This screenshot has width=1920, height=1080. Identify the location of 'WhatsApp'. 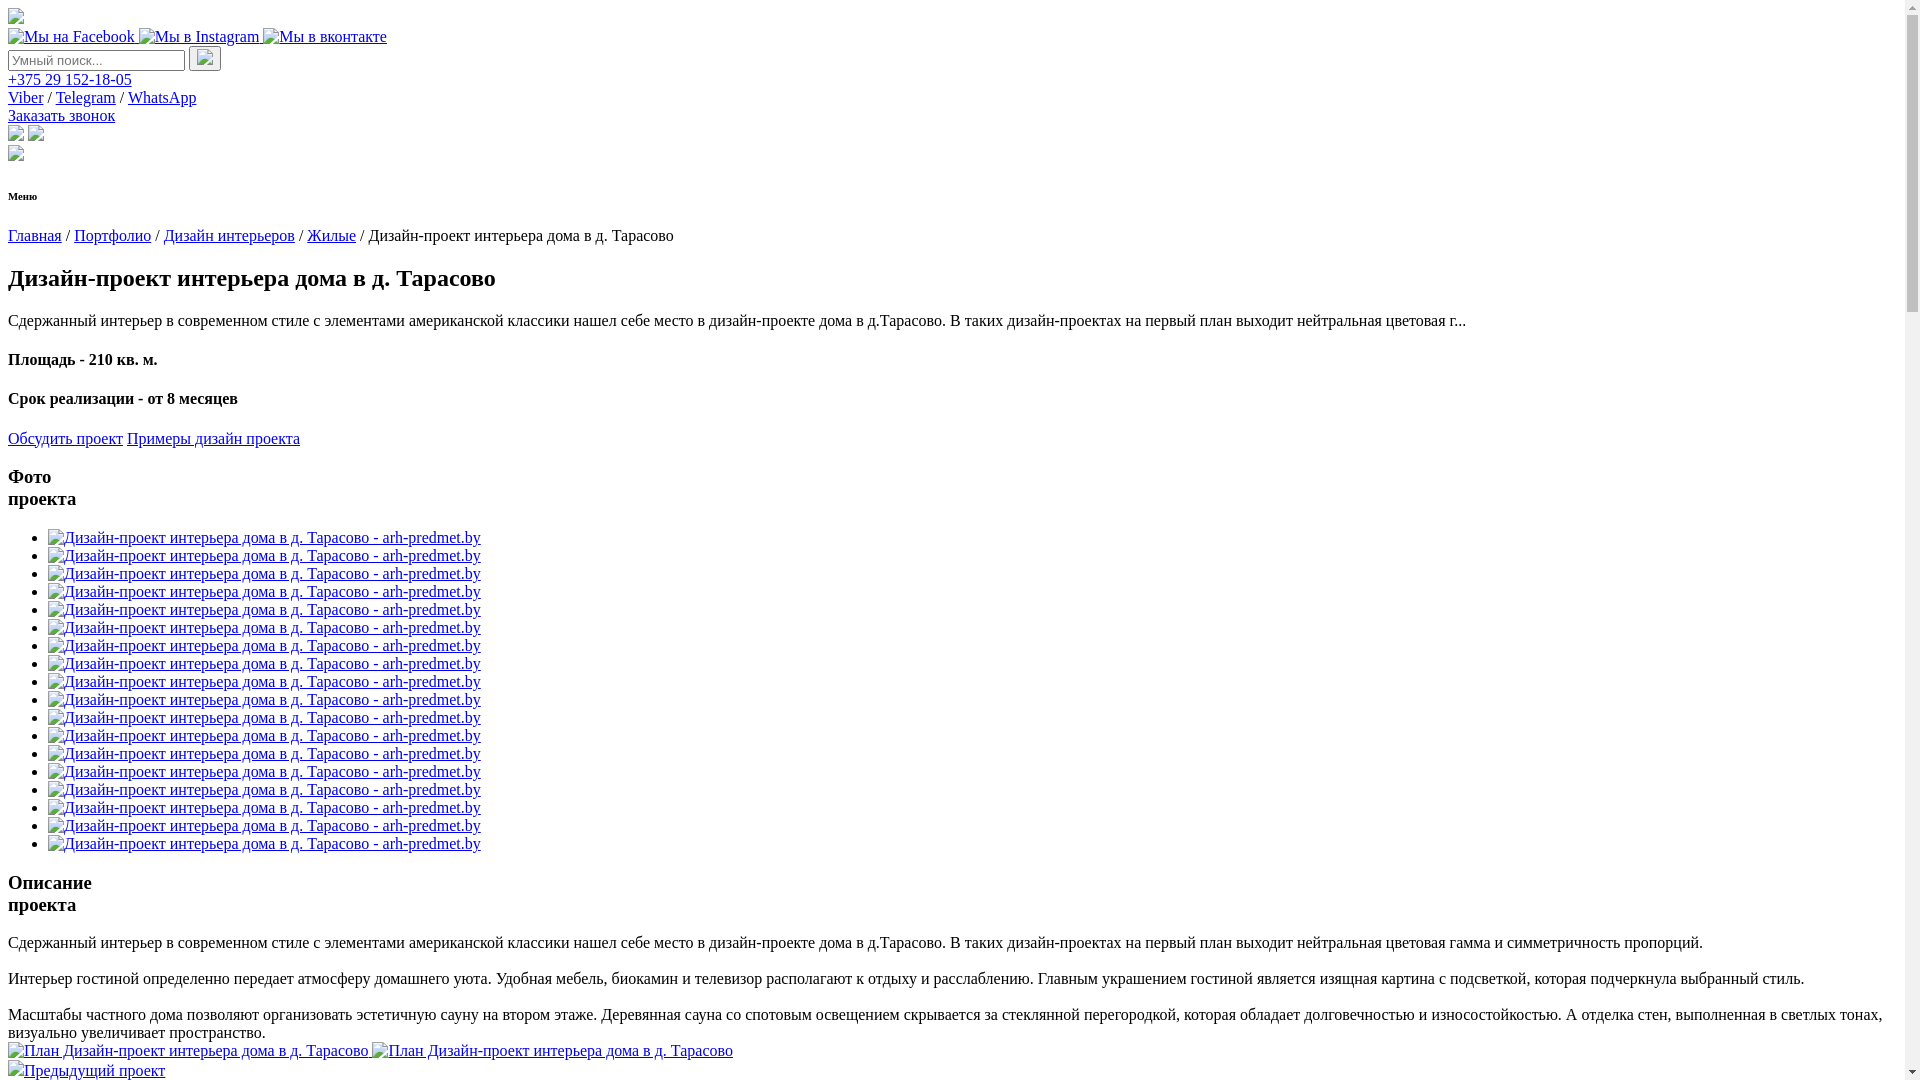
(162, 97).